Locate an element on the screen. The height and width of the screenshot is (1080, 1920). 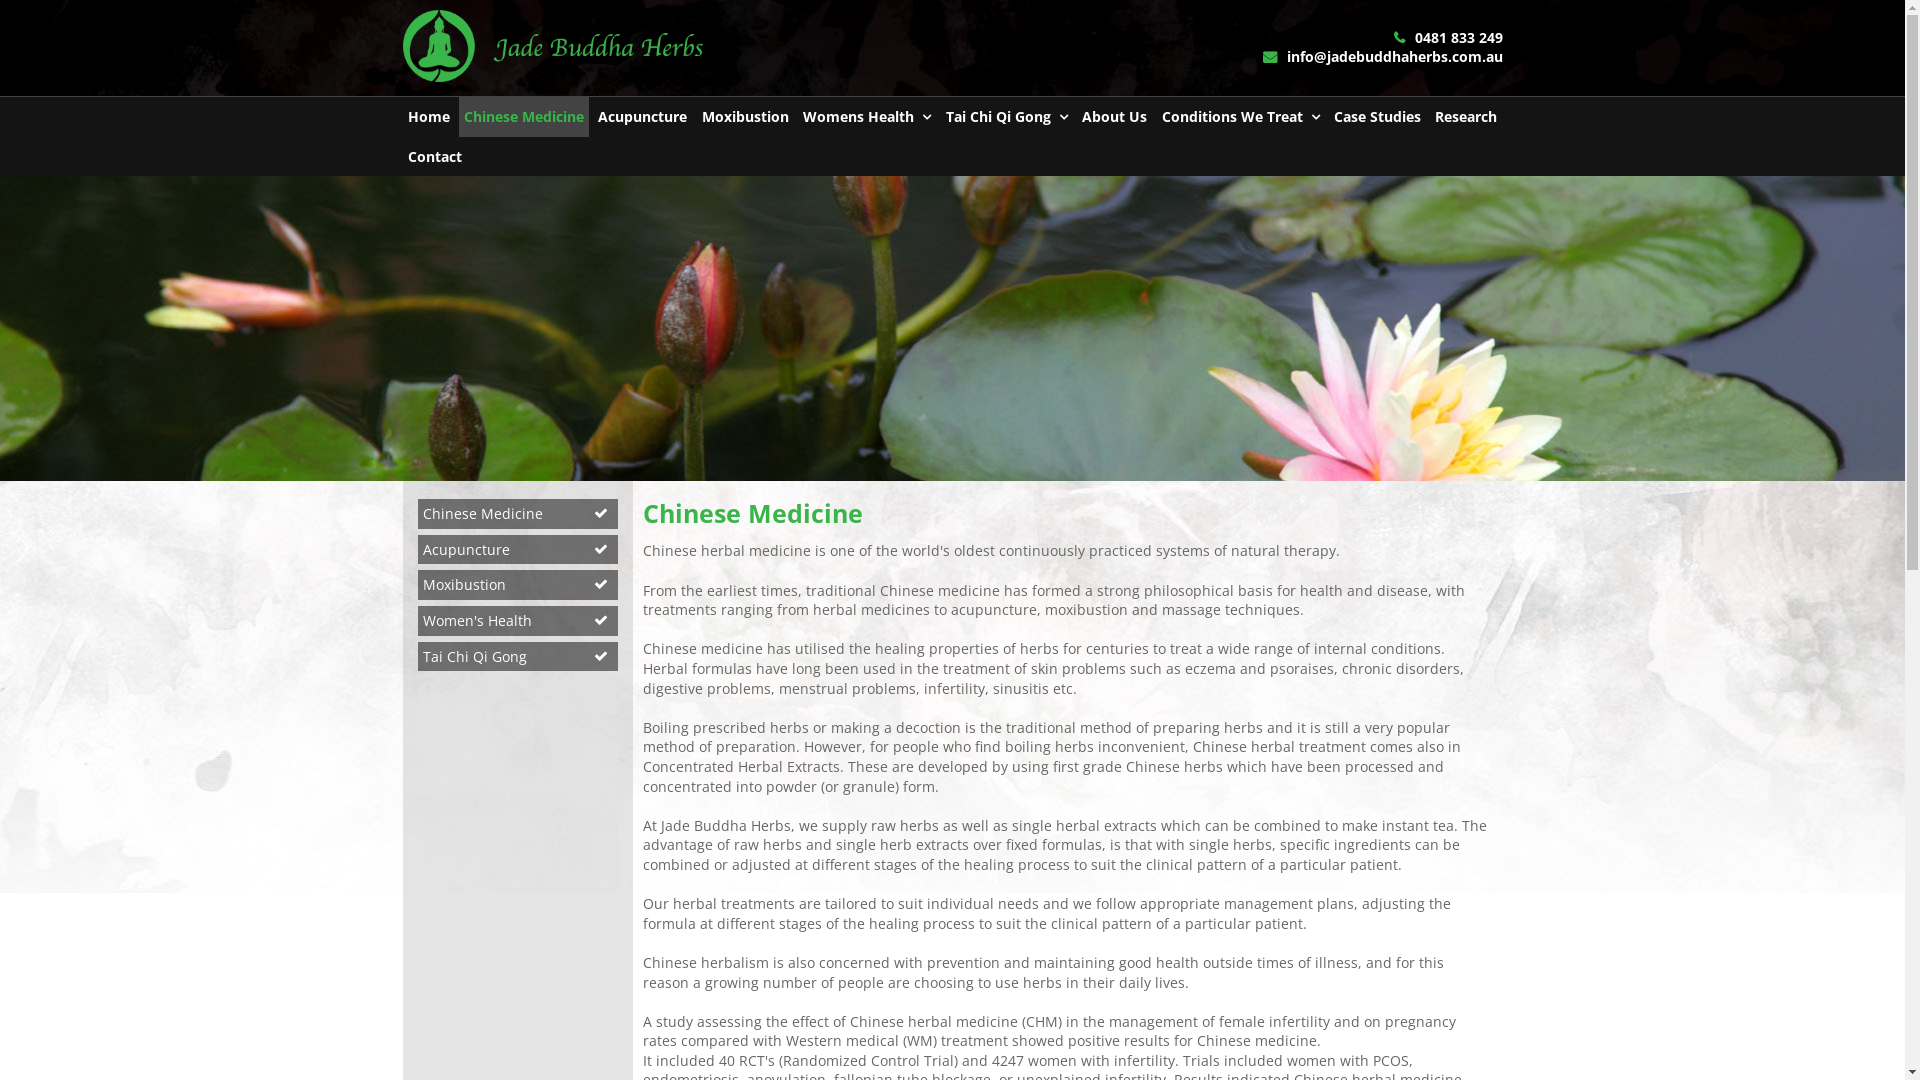
'info@jadebuddhaherbs.com.au' is located at coordinates (1381, 55).